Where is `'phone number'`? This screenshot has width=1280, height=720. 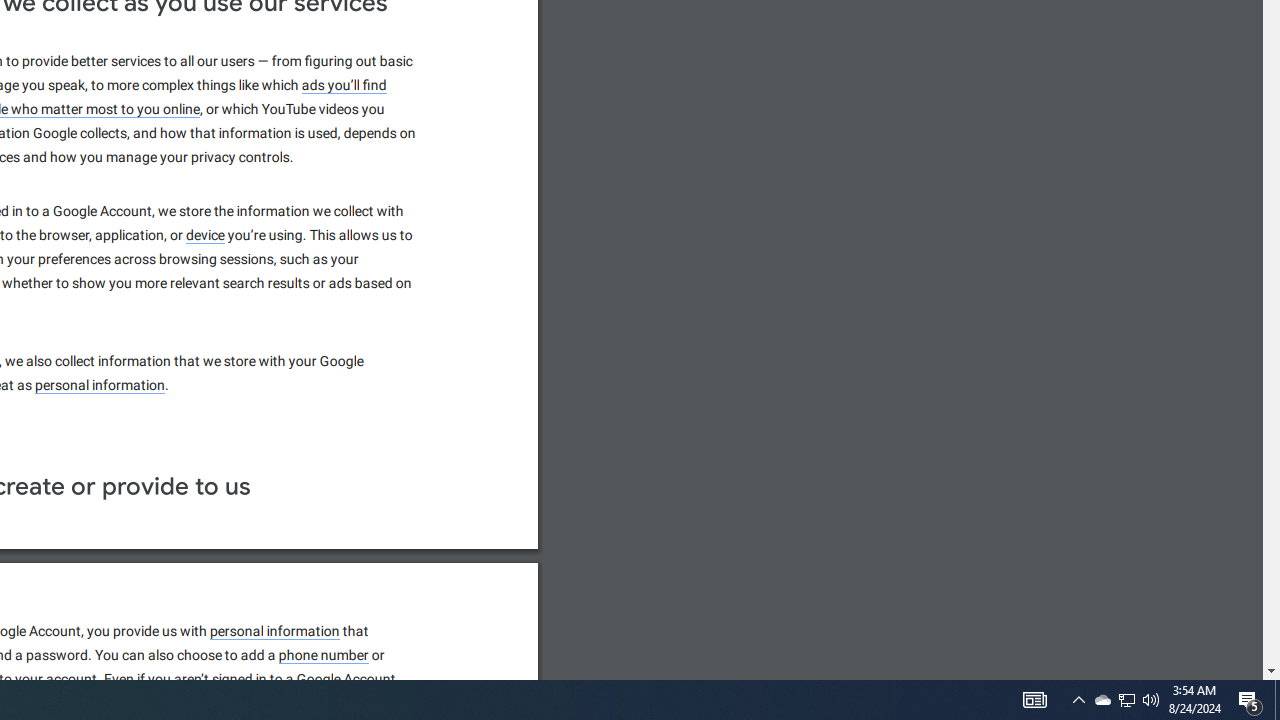
'phone number' is located at coordinates (324, 656).